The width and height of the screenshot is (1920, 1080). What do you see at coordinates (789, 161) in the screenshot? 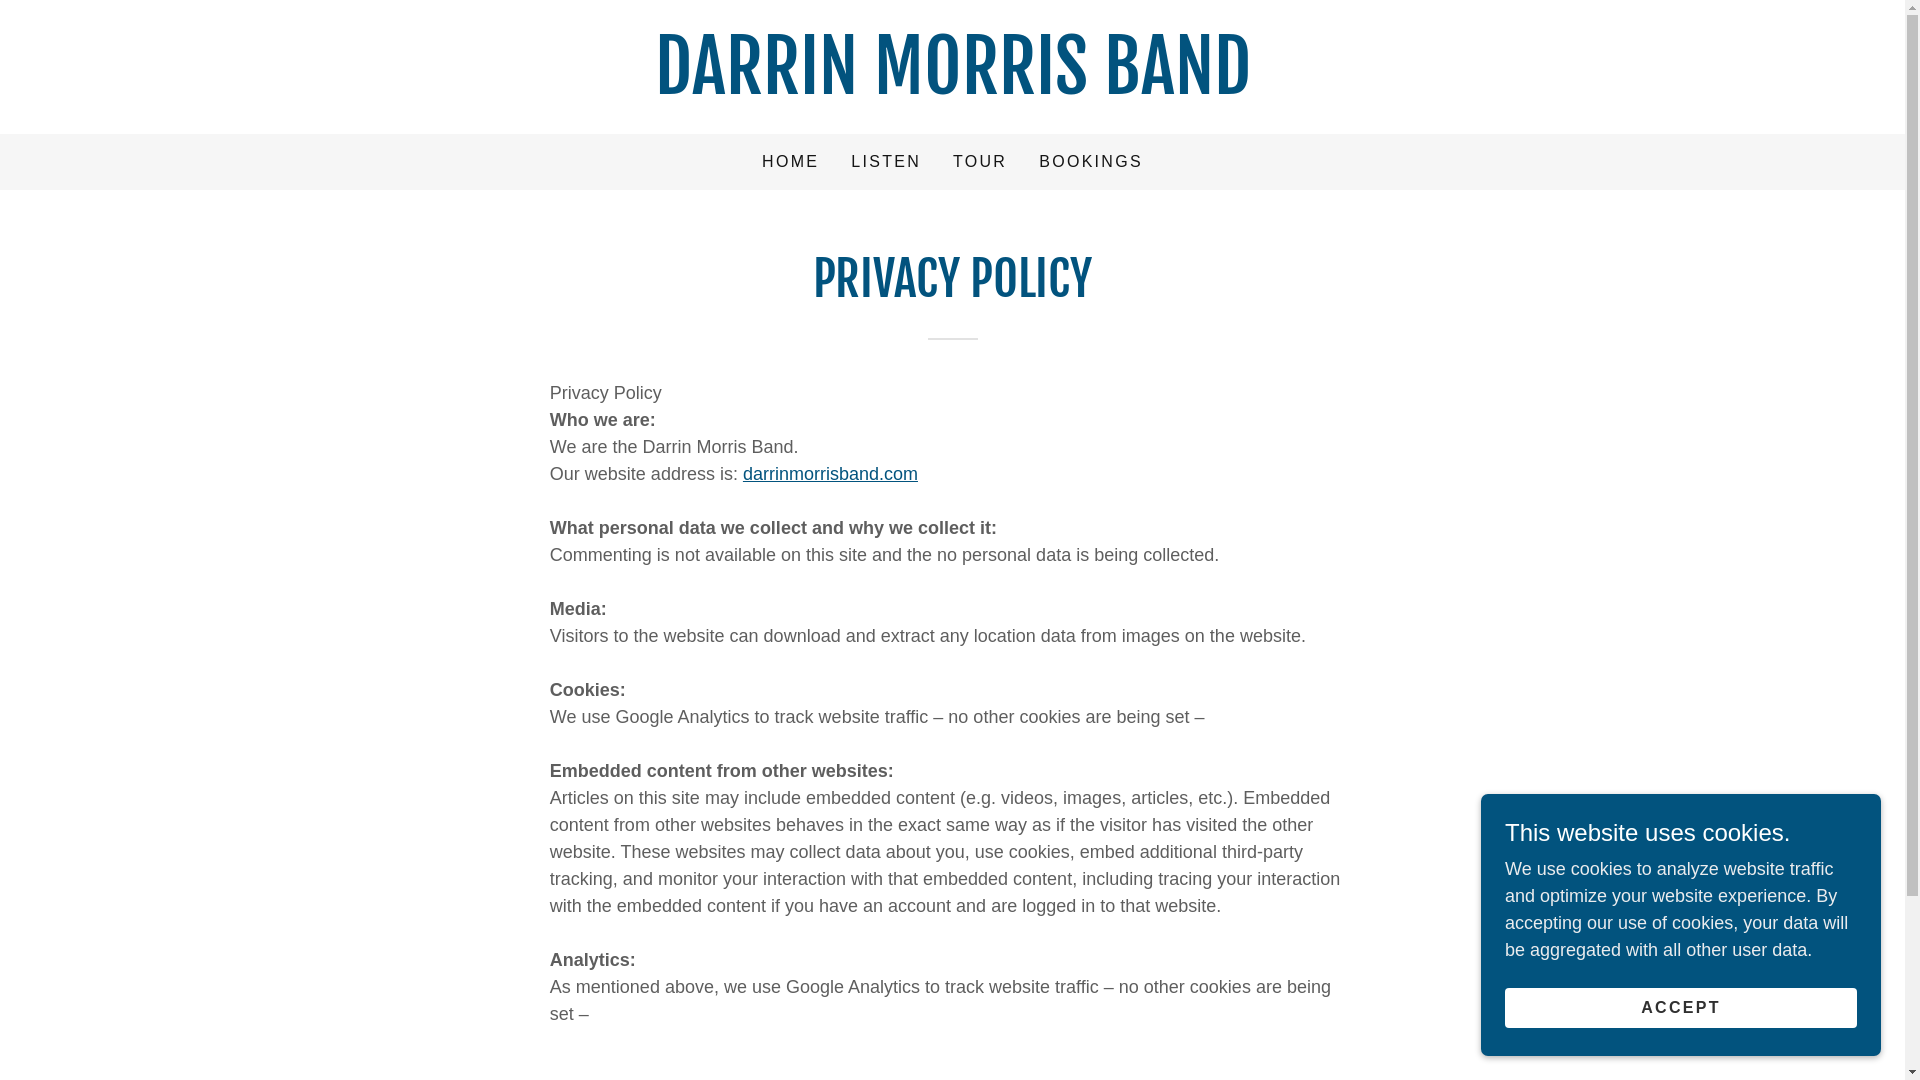
I see `'HOME'` at bounding box center [789, 161].